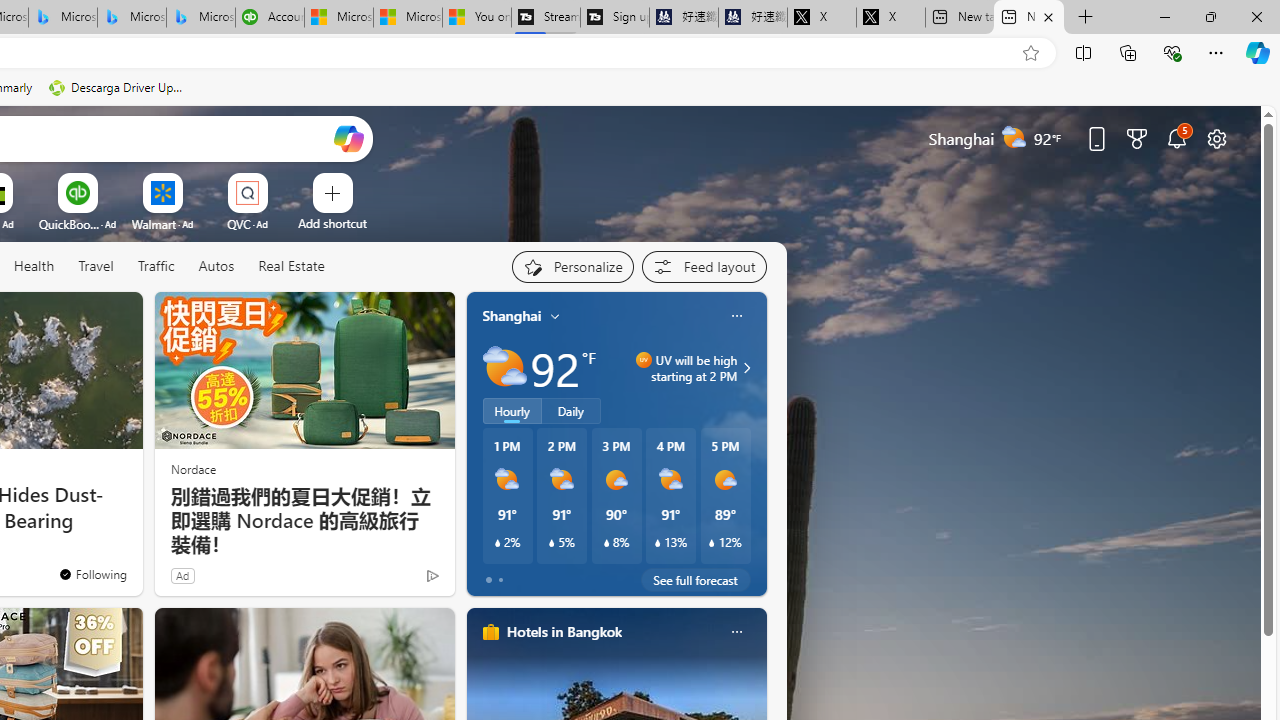  What do you see at coordinates (512, 410) in the screenshot?
I see `'Hourly'` at bounding box center [512, 410].